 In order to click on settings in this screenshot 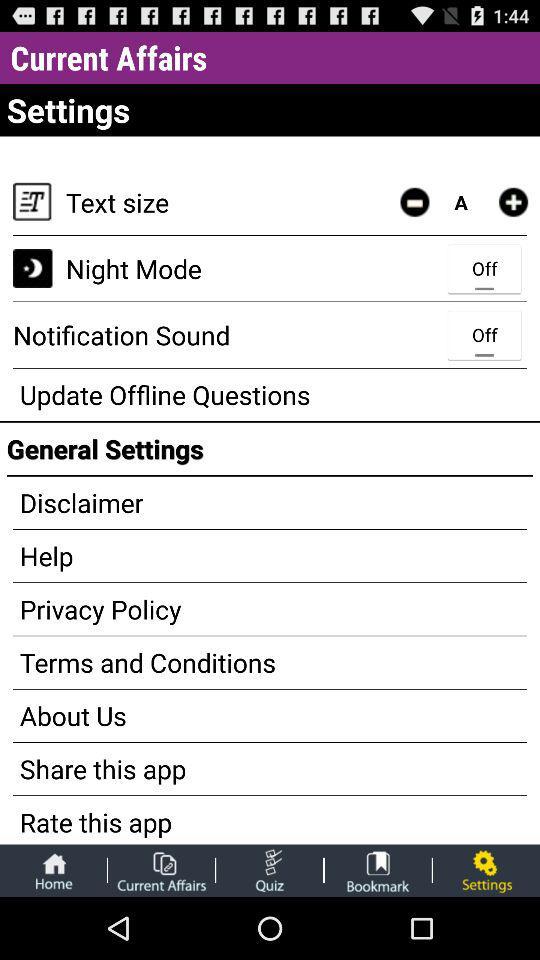, I will do `click(485, 869)`.